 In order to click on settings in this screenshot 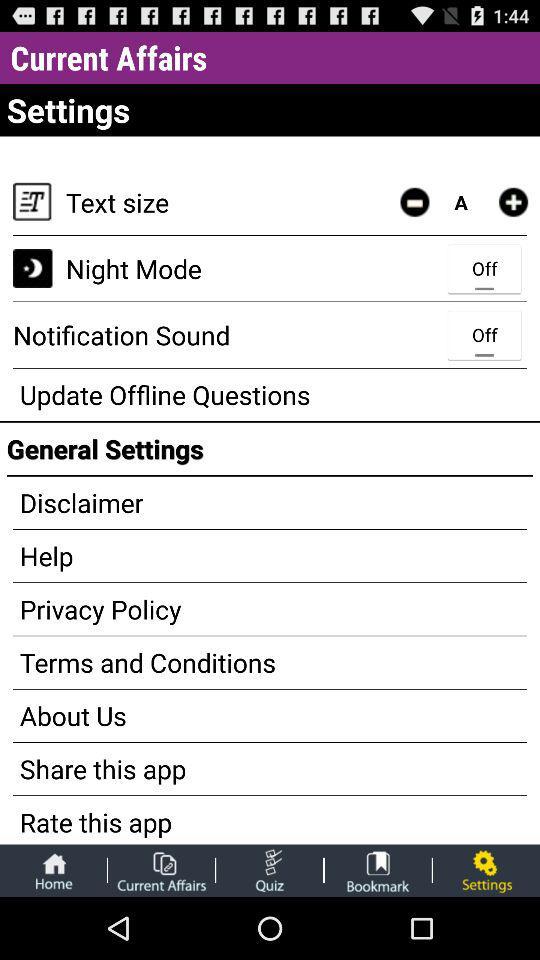, I will do `click(485, 869)`.